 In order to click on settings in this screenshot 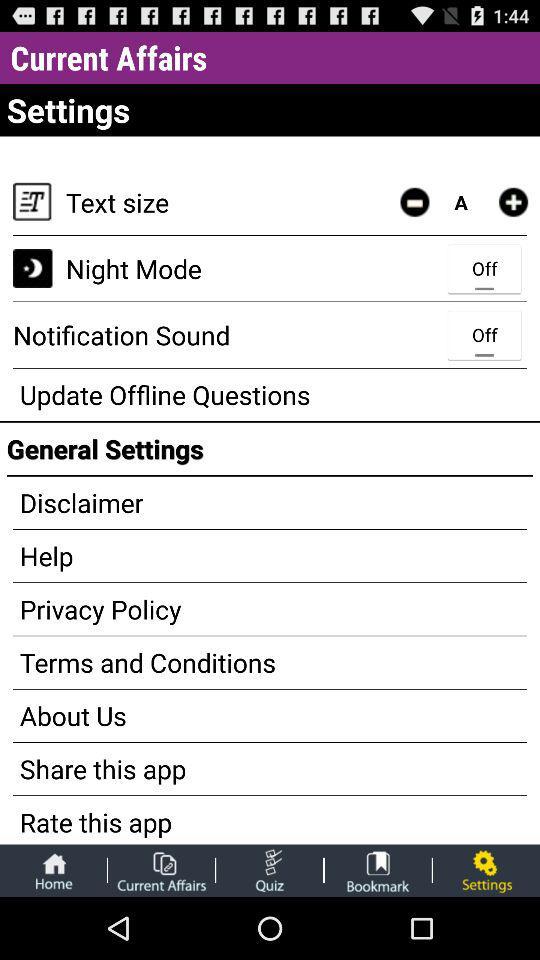, I will do `click(485, 869)`.